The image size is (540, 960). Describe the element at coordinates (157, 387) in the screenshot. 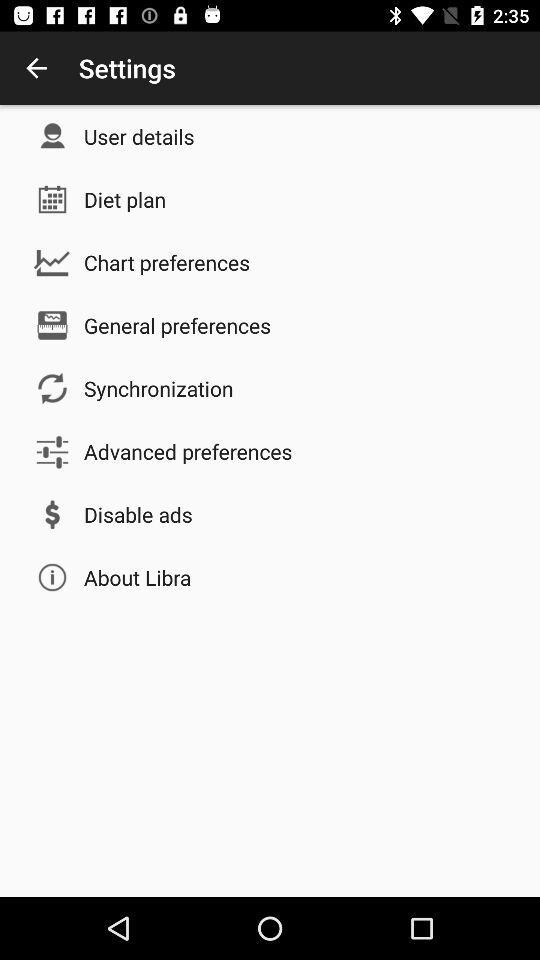

I see `synchronization app` at that location.